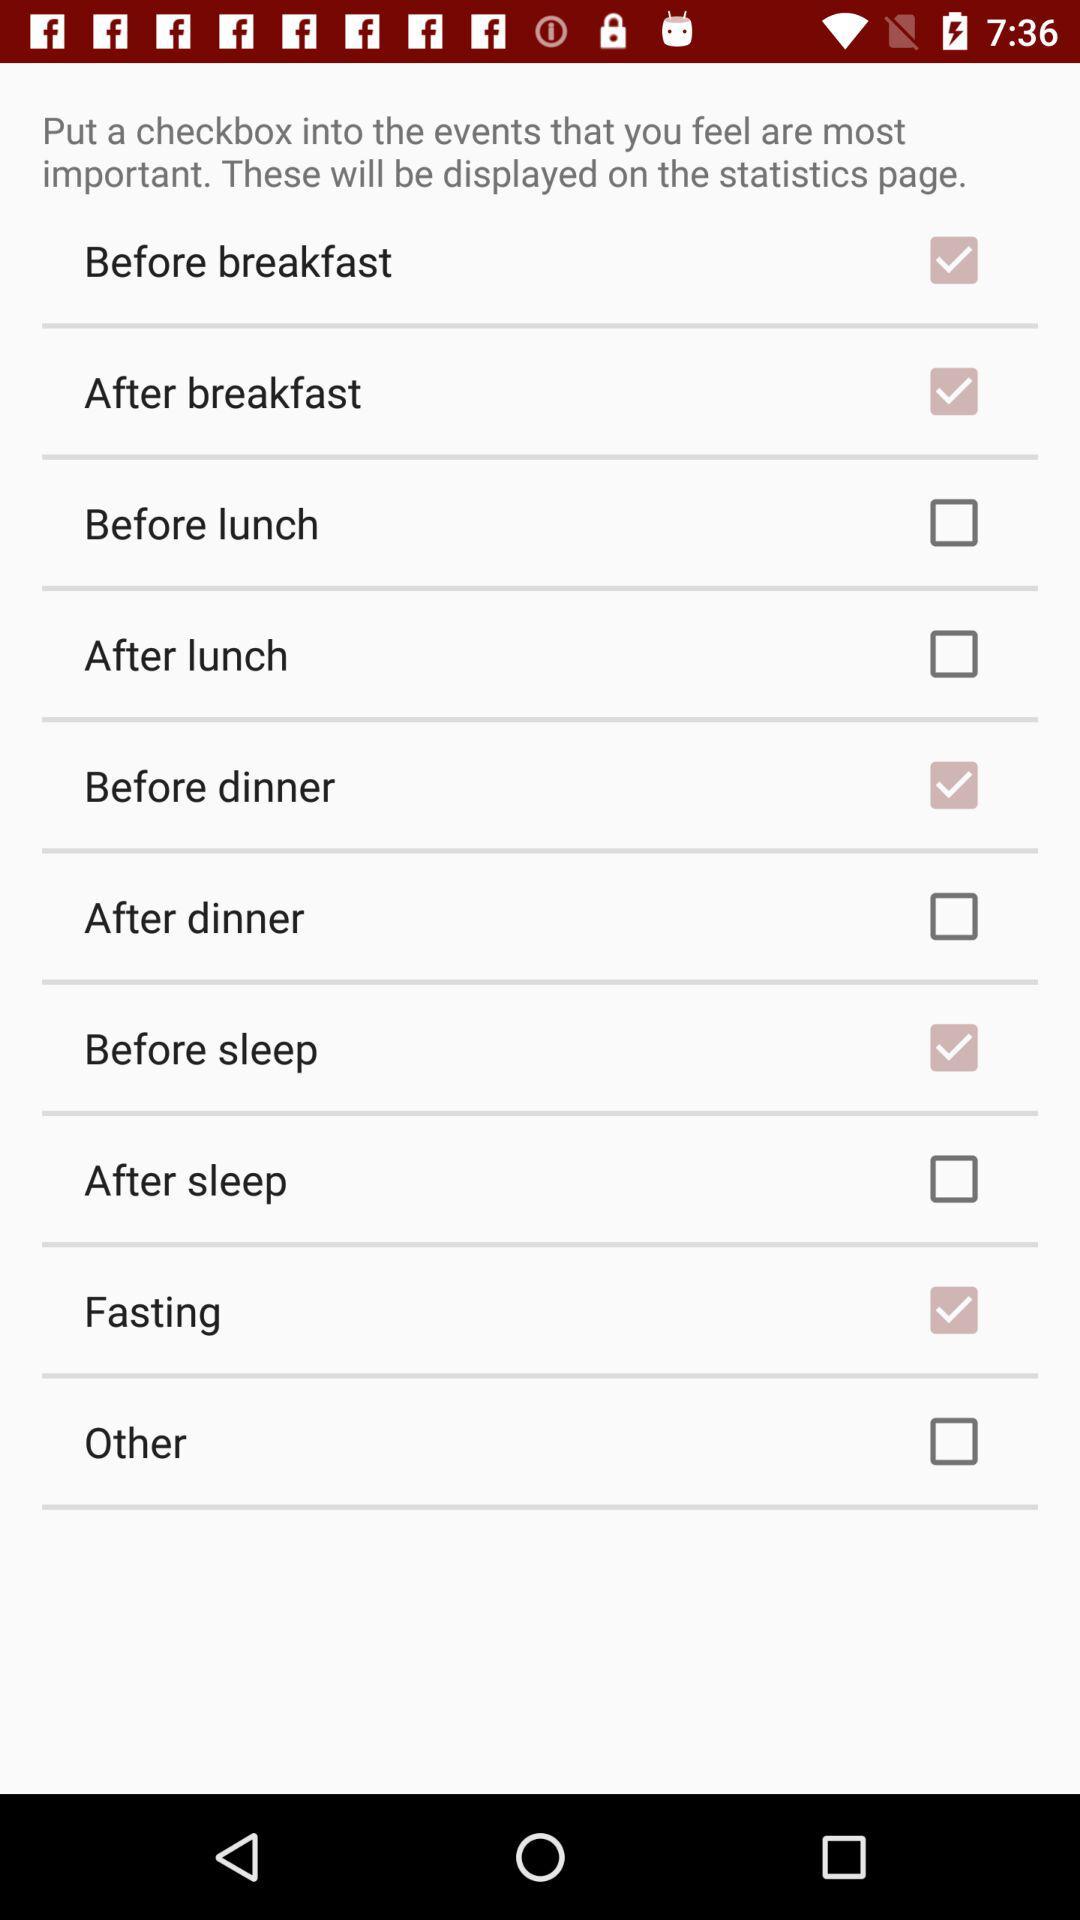 The height and width of the screenshot is (1920, 1080). I want to click on item below the before breakfast icon, so click(540, 391).